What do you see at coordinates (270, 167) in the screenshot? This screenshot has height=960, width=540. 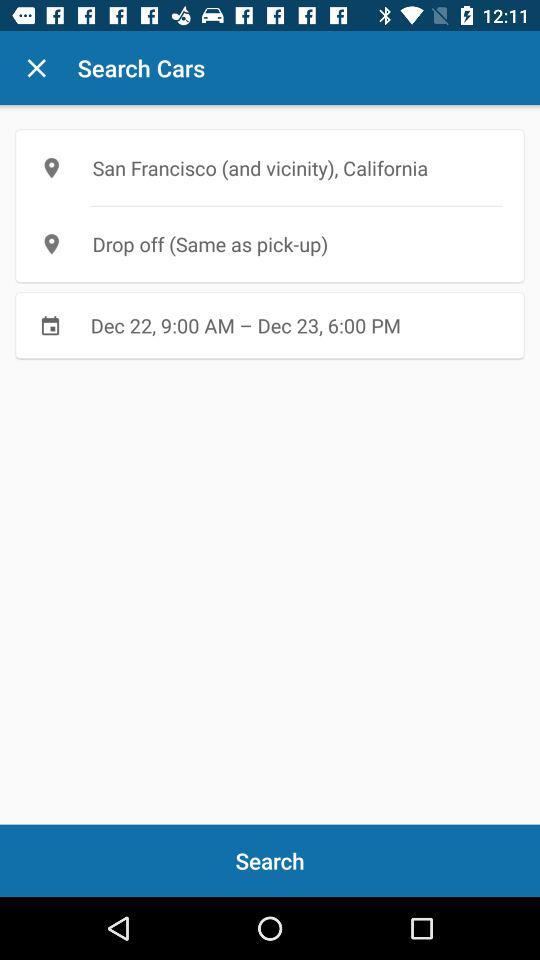 I see `the san francisco and icon` at bounding box center [270, 167].